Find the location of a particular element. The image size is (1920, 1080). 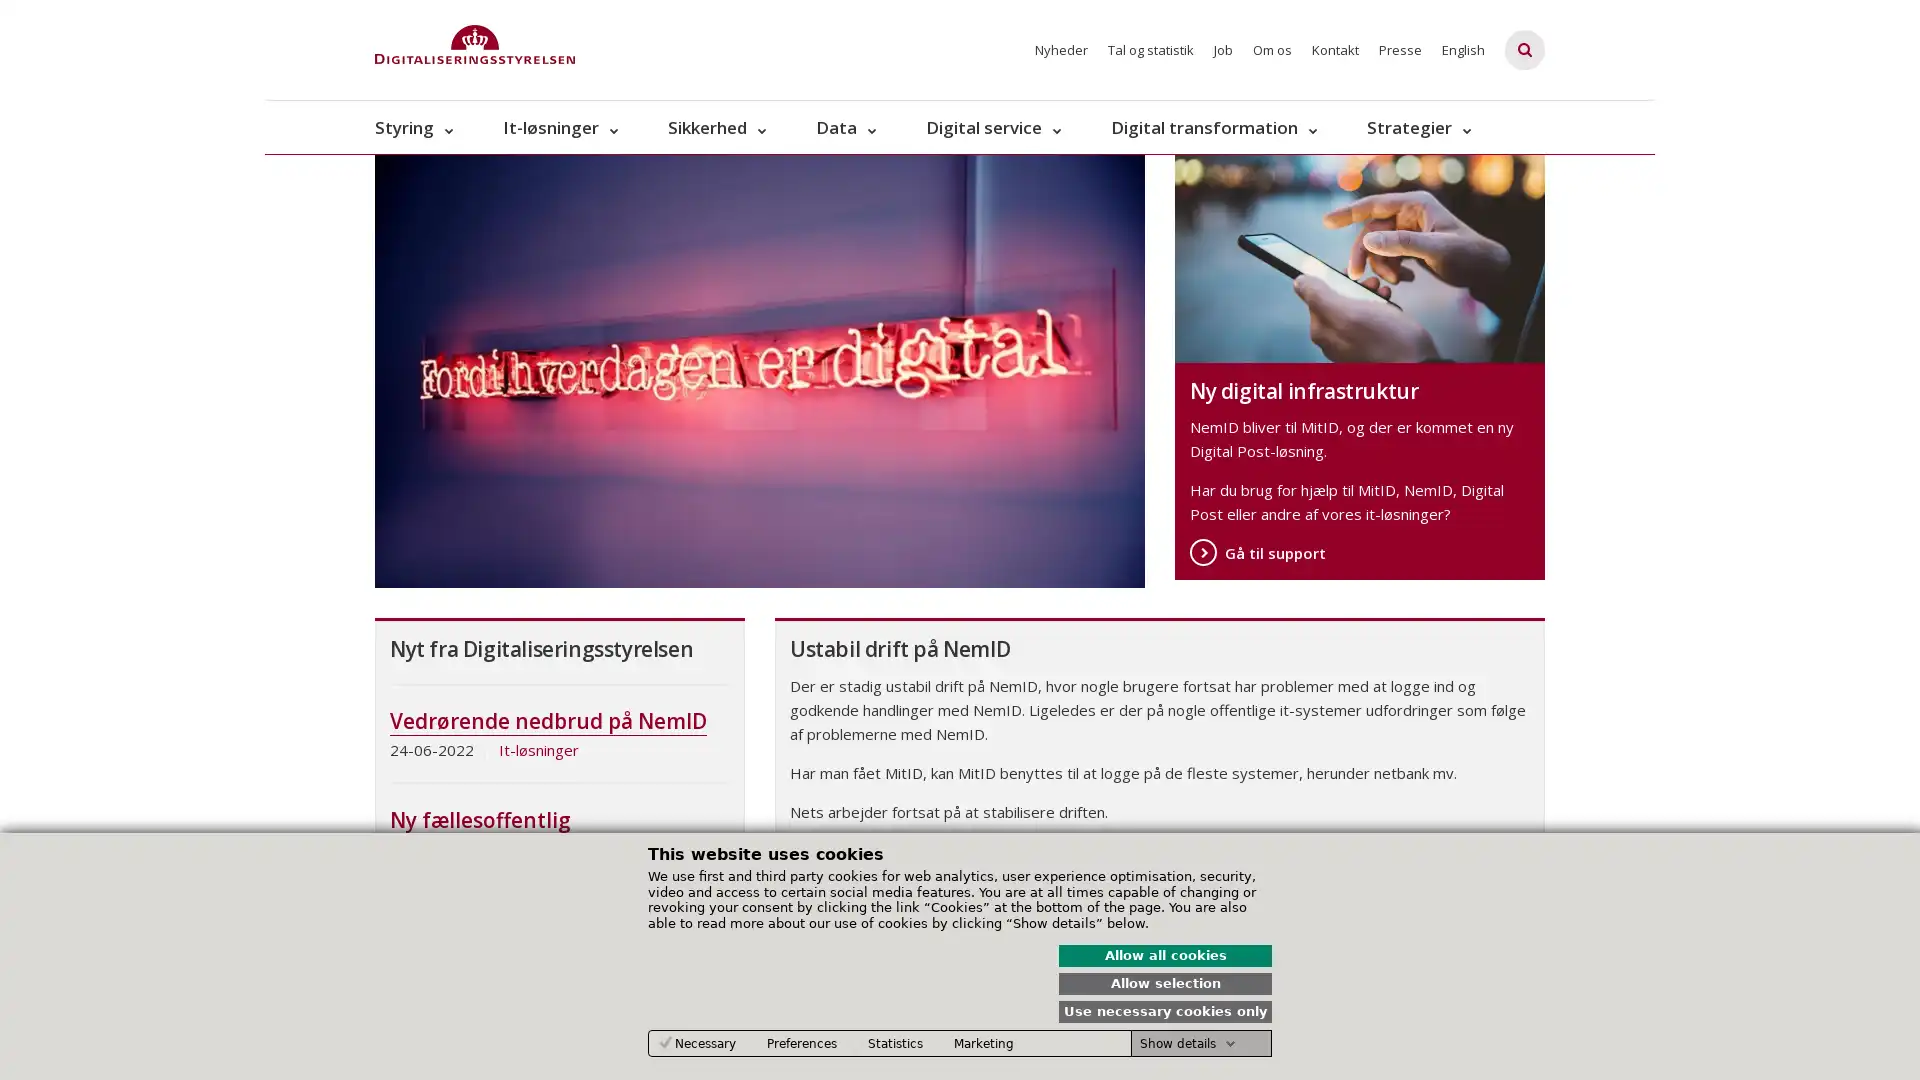

Digital service - flere links is located at coordinates (1055, 128).